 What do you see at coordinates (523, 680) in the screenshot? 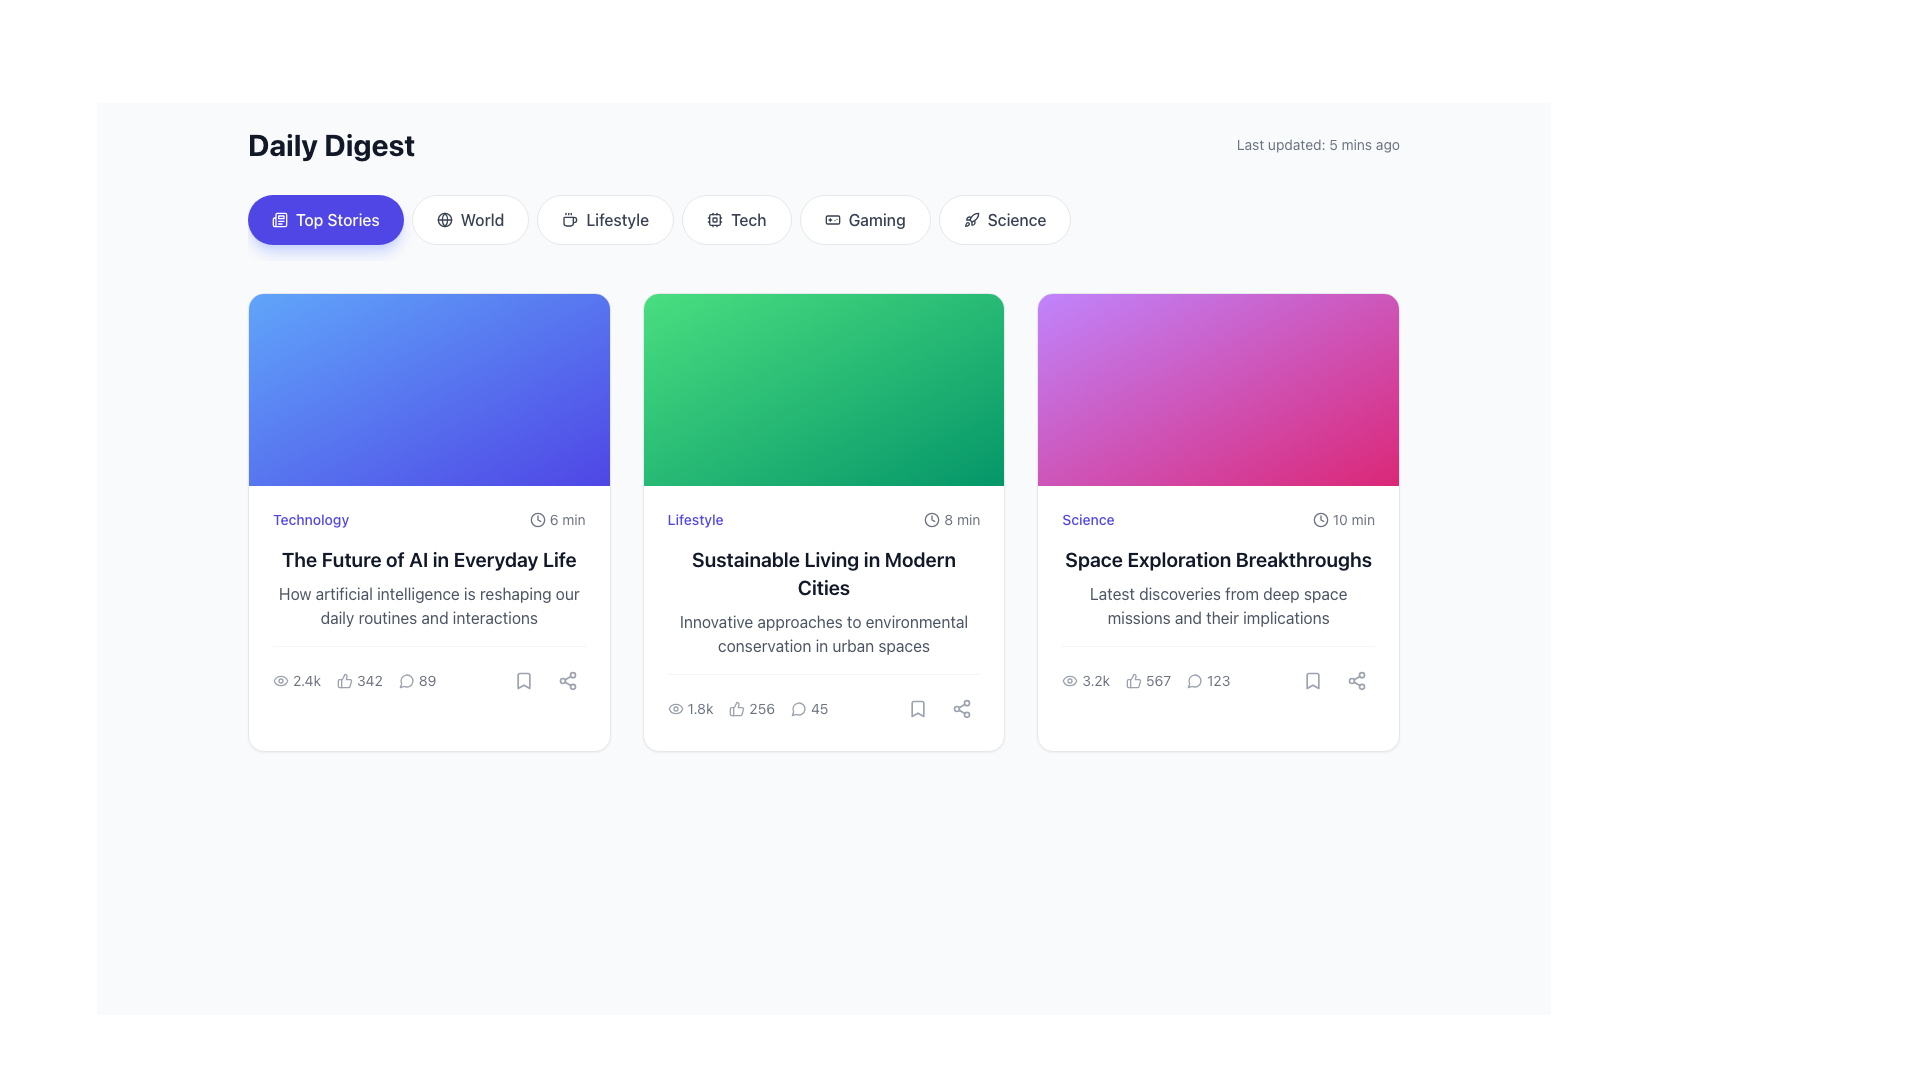
I see `the bookmark button located in the bottom-right corner of the first card titled 'The Future of AI in Everyday Life' within the 'Daily Digest' interface` at bounding box center [523, 680].